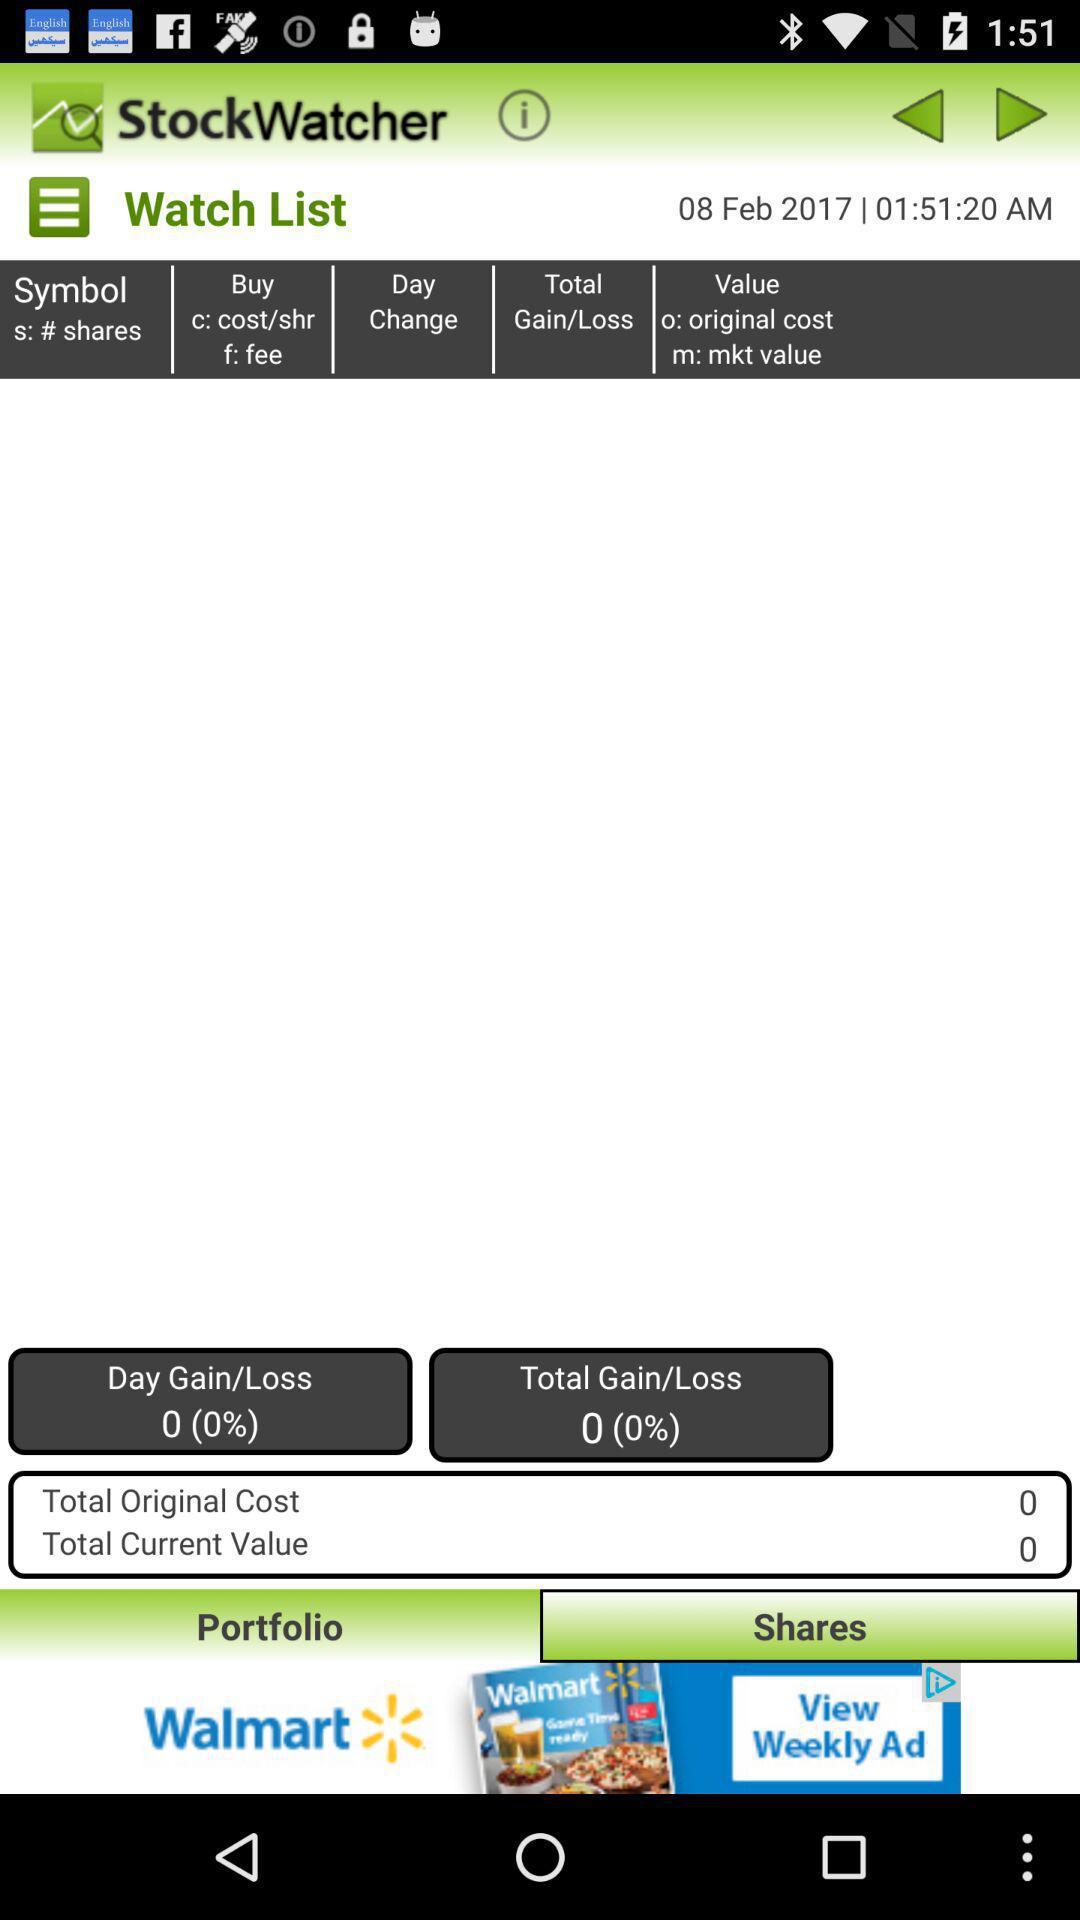 This screenshot has height=1920, width=1080. What do you see at coordinates (917, 114) in the screenshot?
I see `go back` at bounding box center [917, 114].